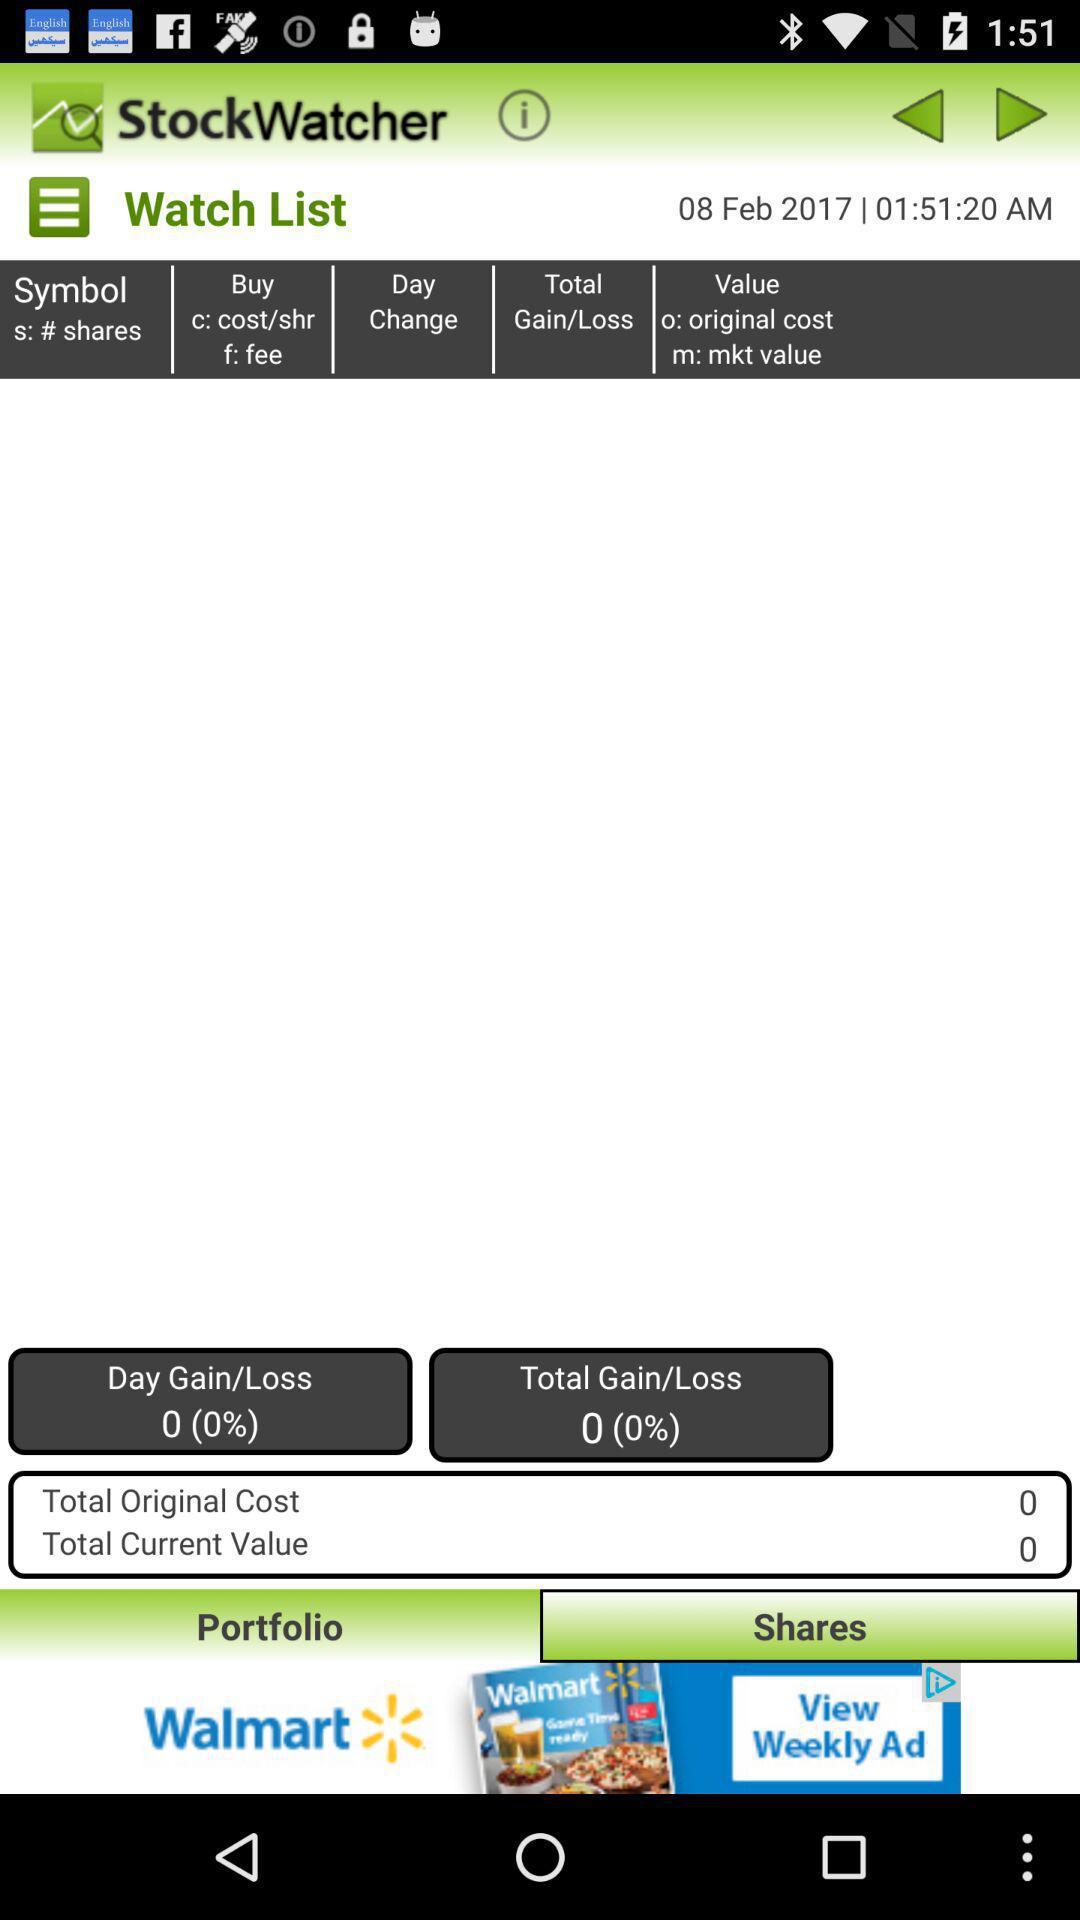 This screenshot has height=1920, width=1080. What do you see at coordinates (917, 114) in the screenshot?
I see `go back` at bounding box center [917, 114].